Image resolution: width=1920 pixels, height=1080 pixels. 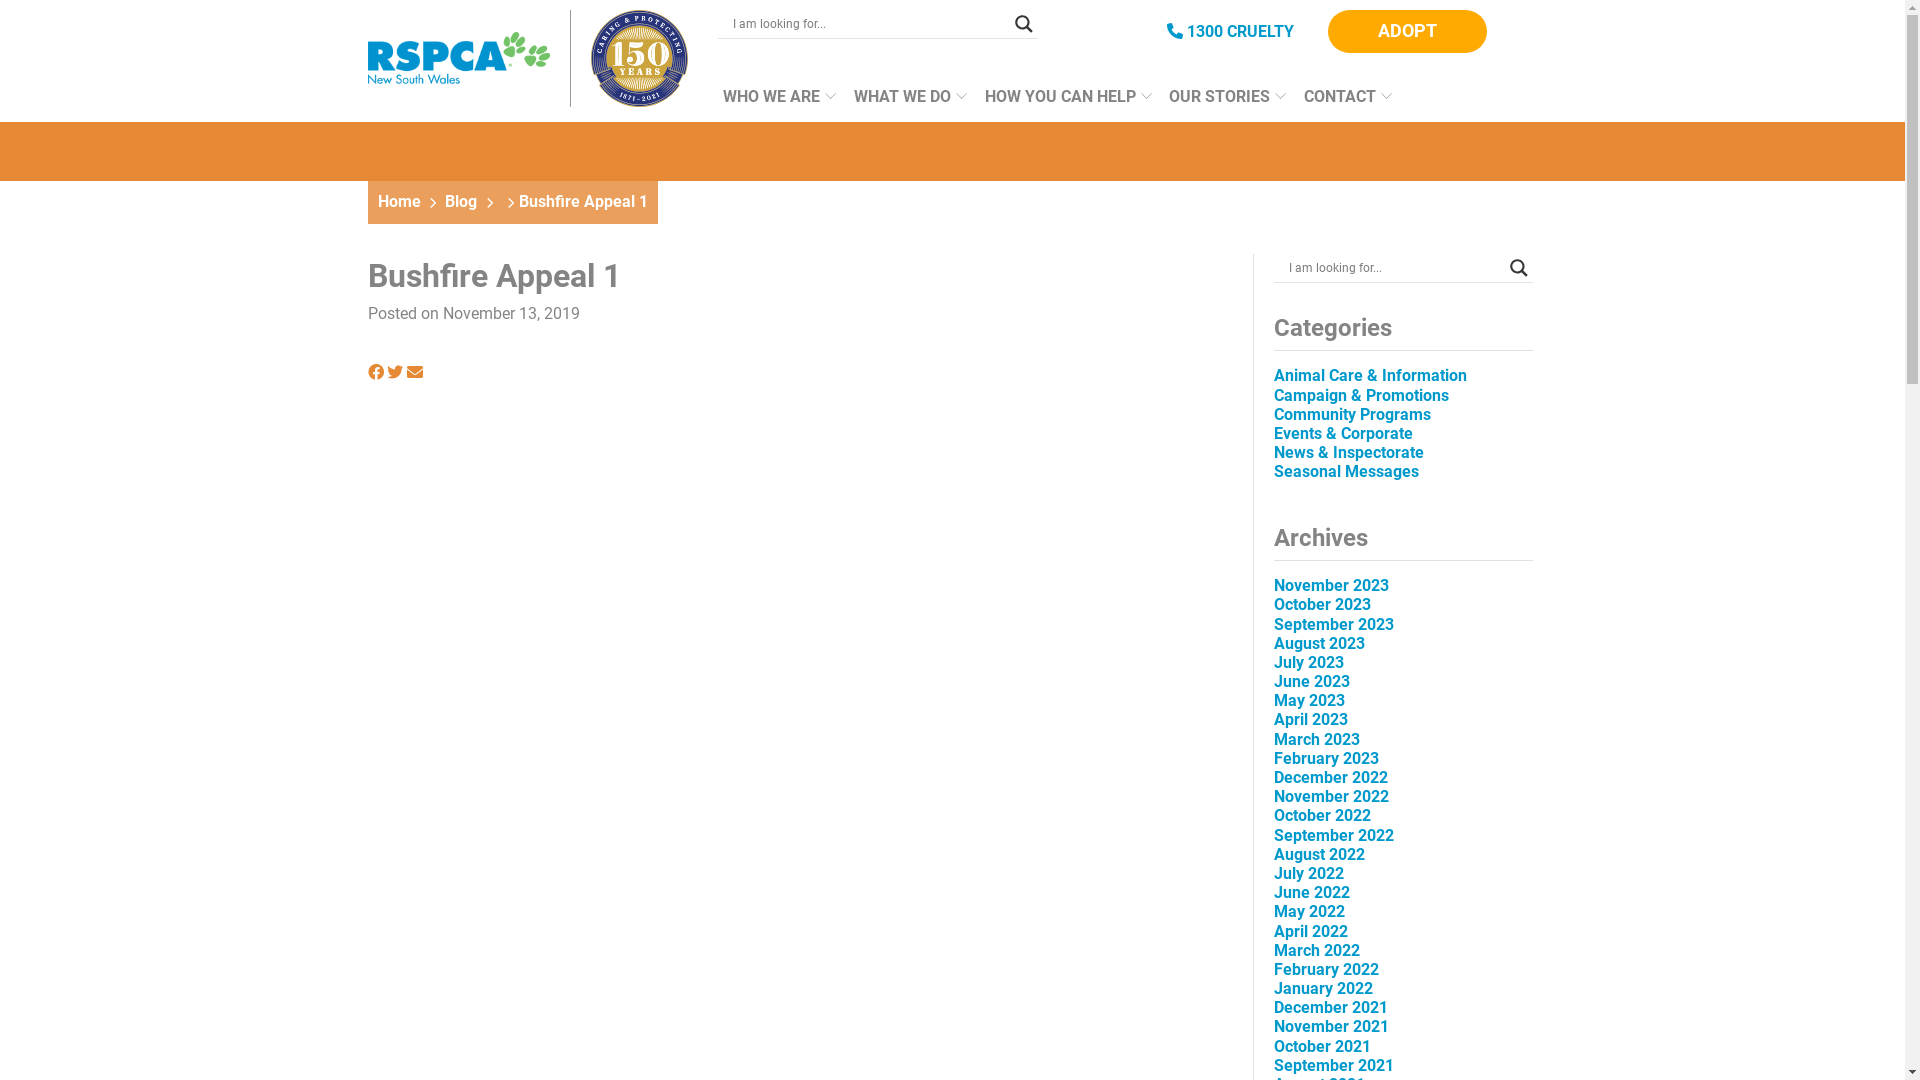 I want to click on 'September 2023', so click(x=1334, y=623).